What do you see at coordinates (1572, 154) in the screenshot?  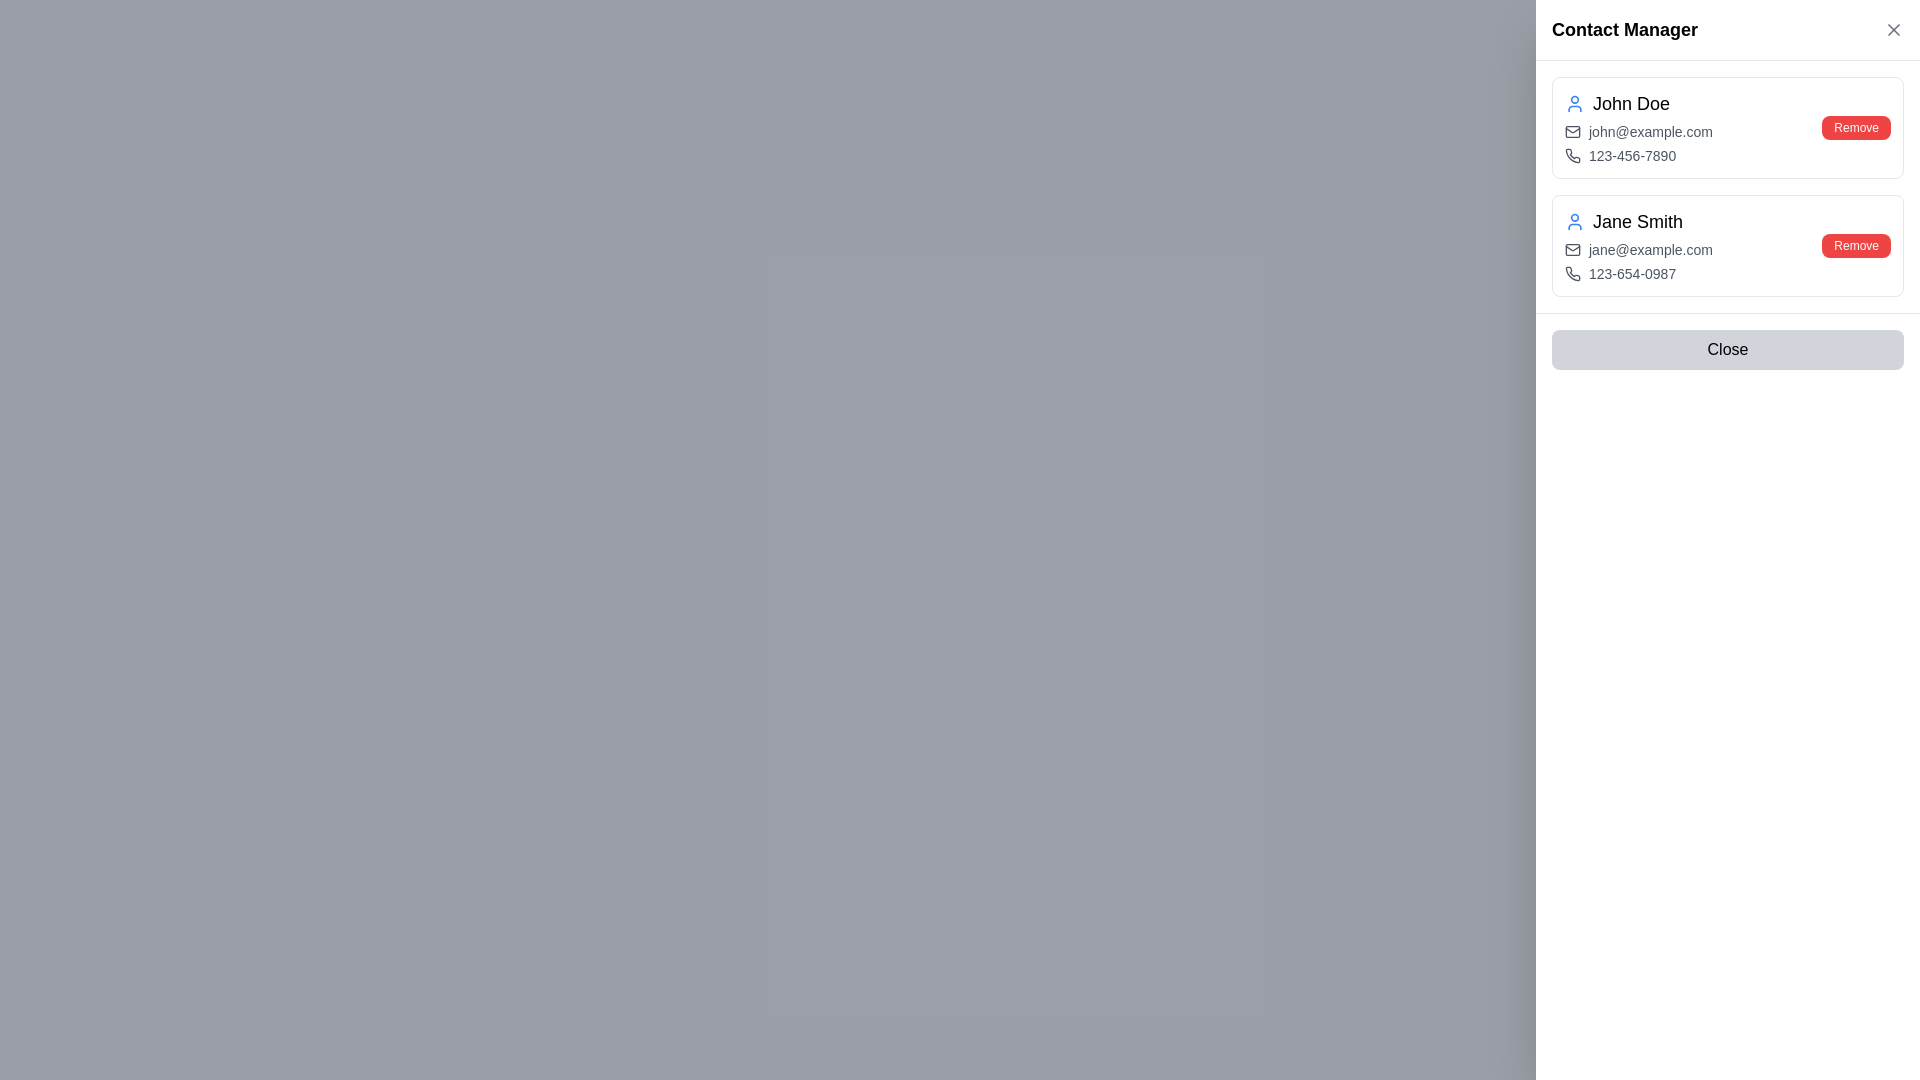 I see `the Decorative phone icon, which is recognized by its curved receiver shape and is located below the envelope icon and above the 'Remove' button in the contact details of 'John Doe'` at bounding box center [1572, 154].